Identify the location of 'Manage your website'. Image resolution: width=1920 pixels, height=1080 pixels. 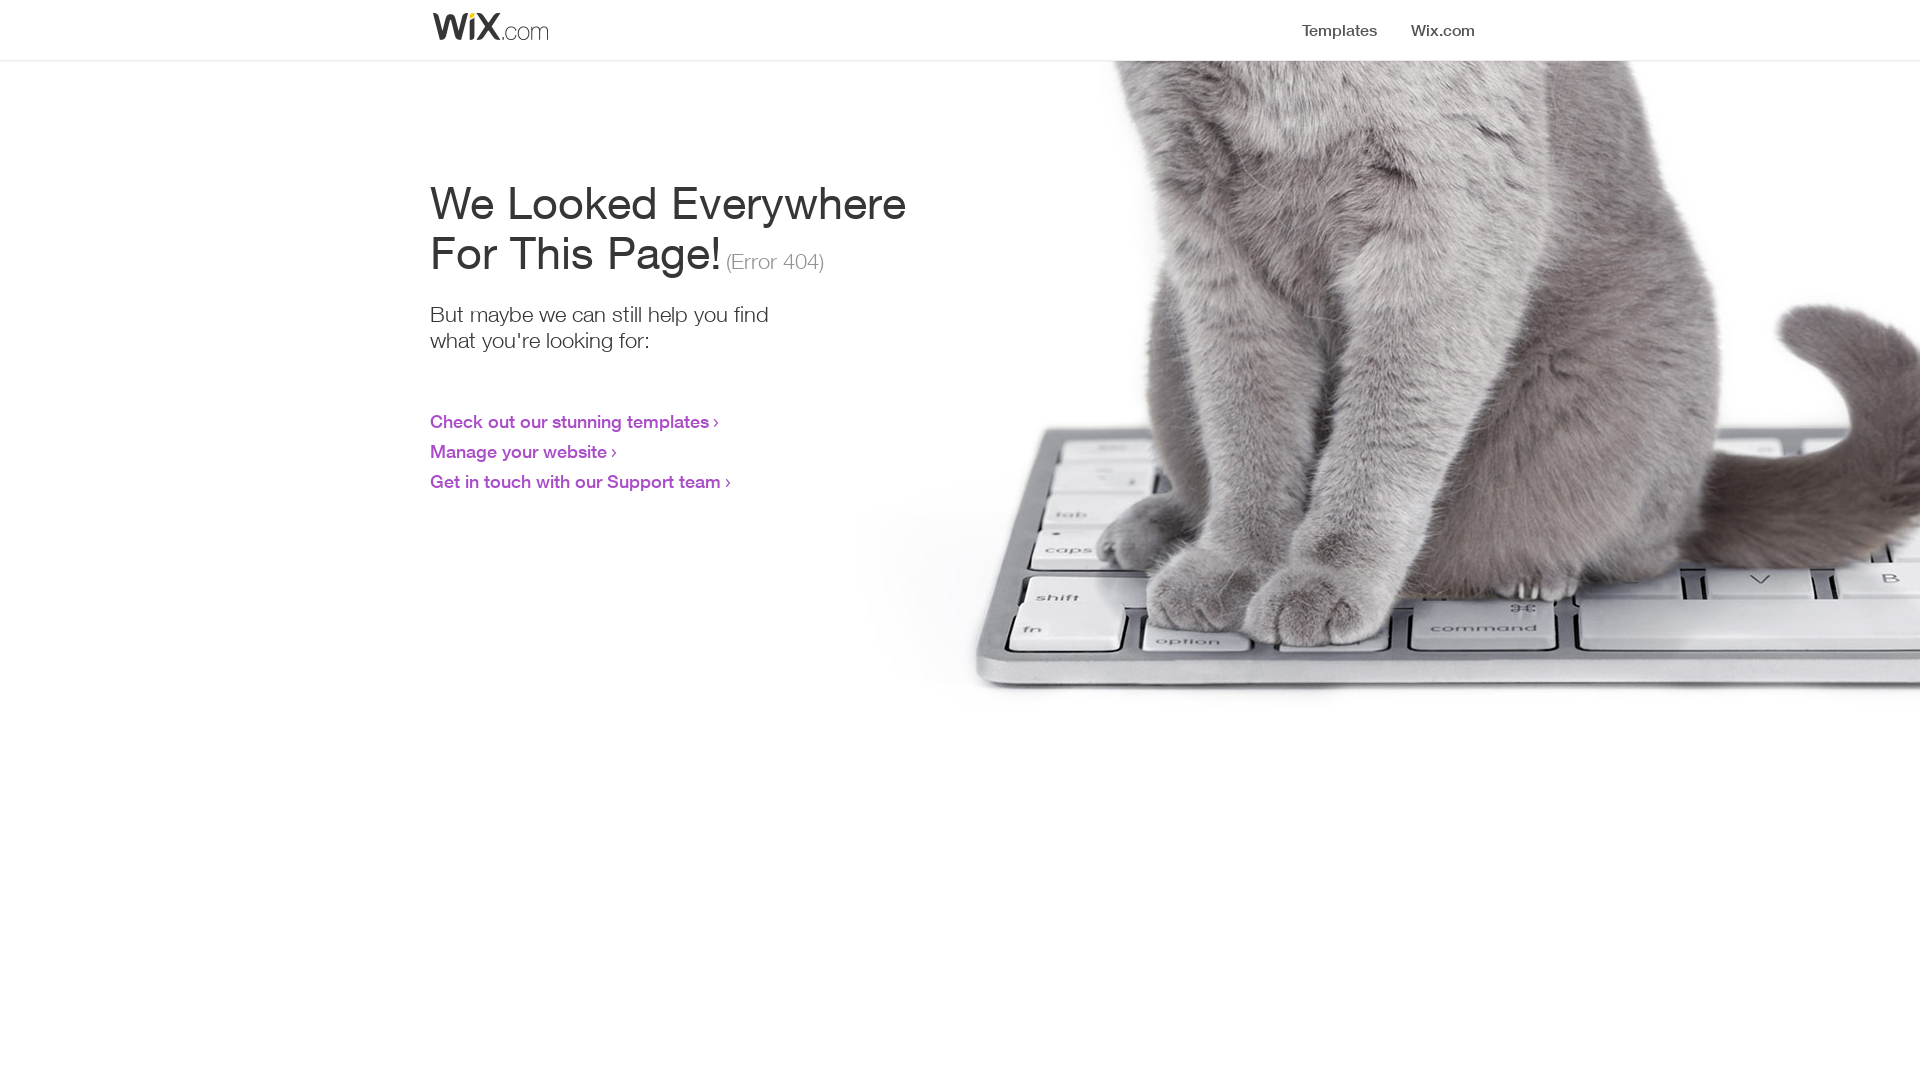
(518, 451).